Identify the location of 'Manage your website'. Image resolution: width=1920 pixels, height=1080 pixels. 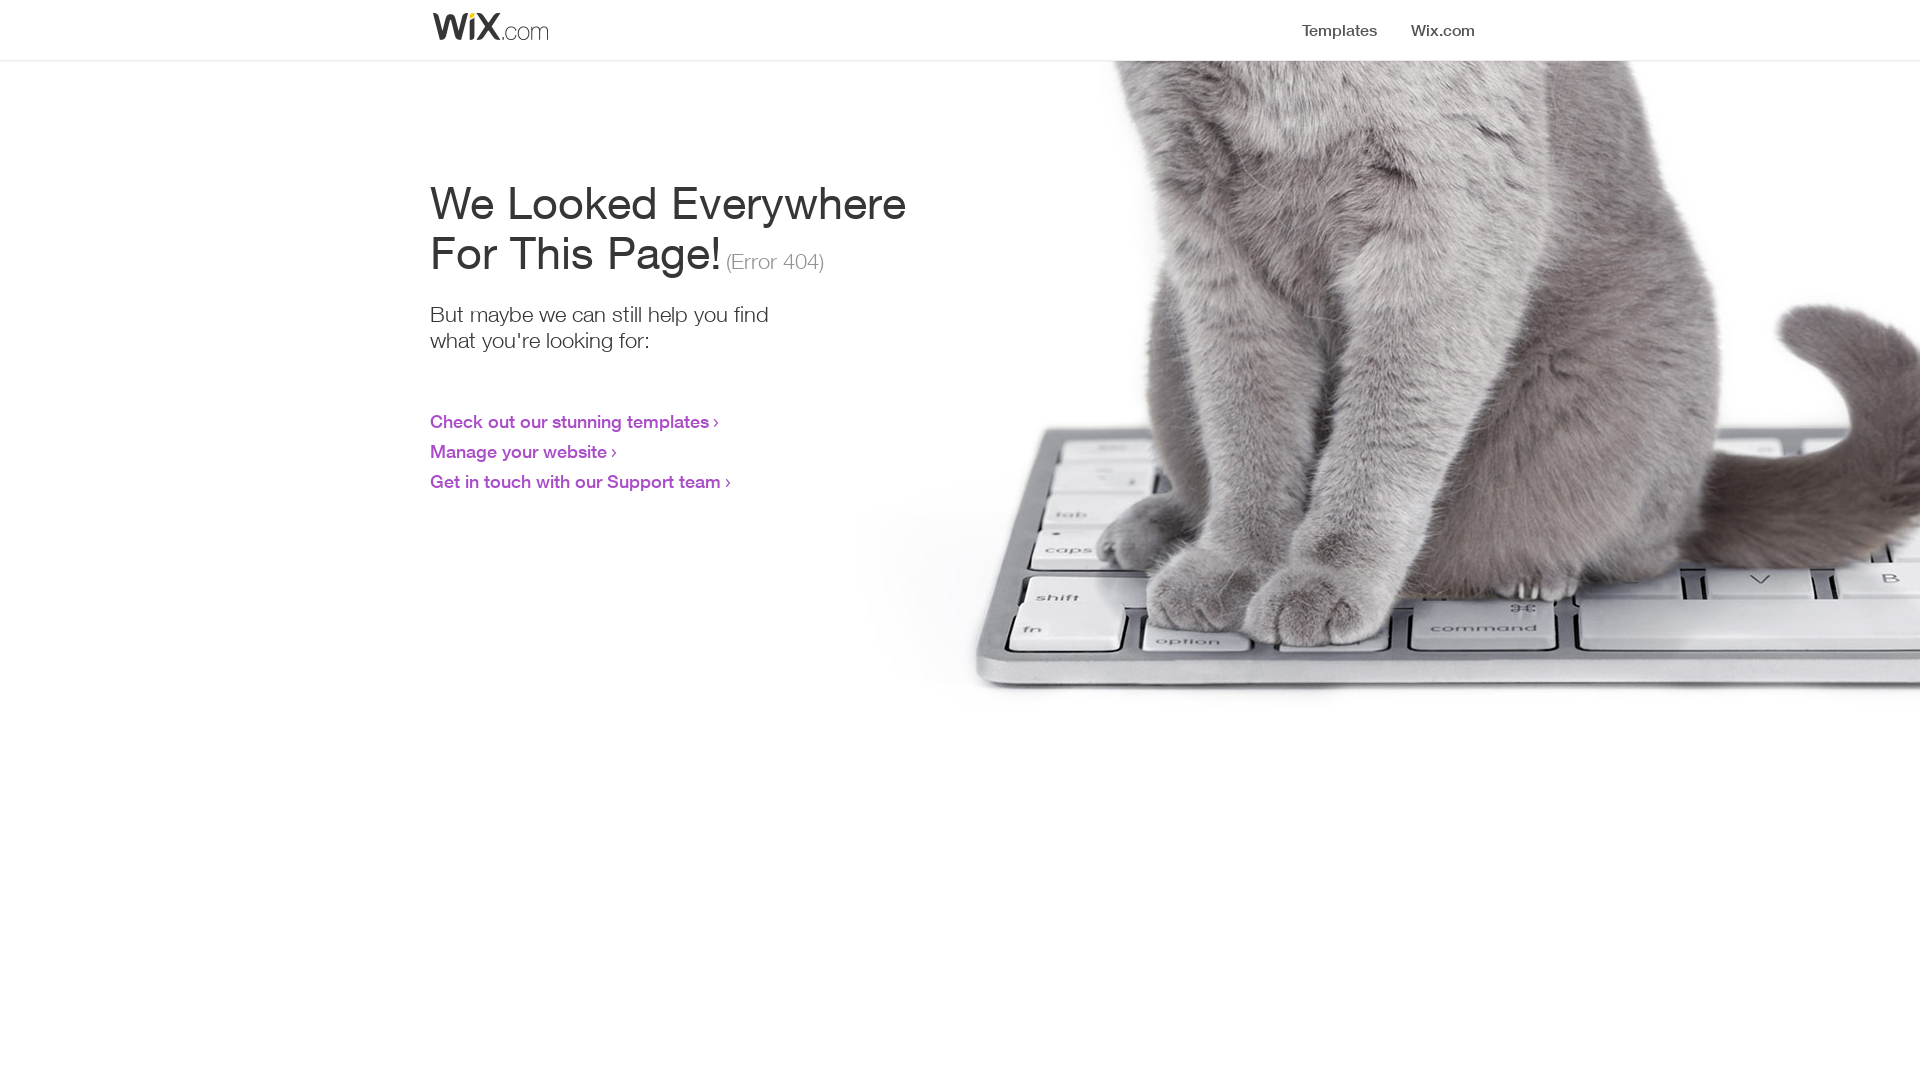
(518, 451).